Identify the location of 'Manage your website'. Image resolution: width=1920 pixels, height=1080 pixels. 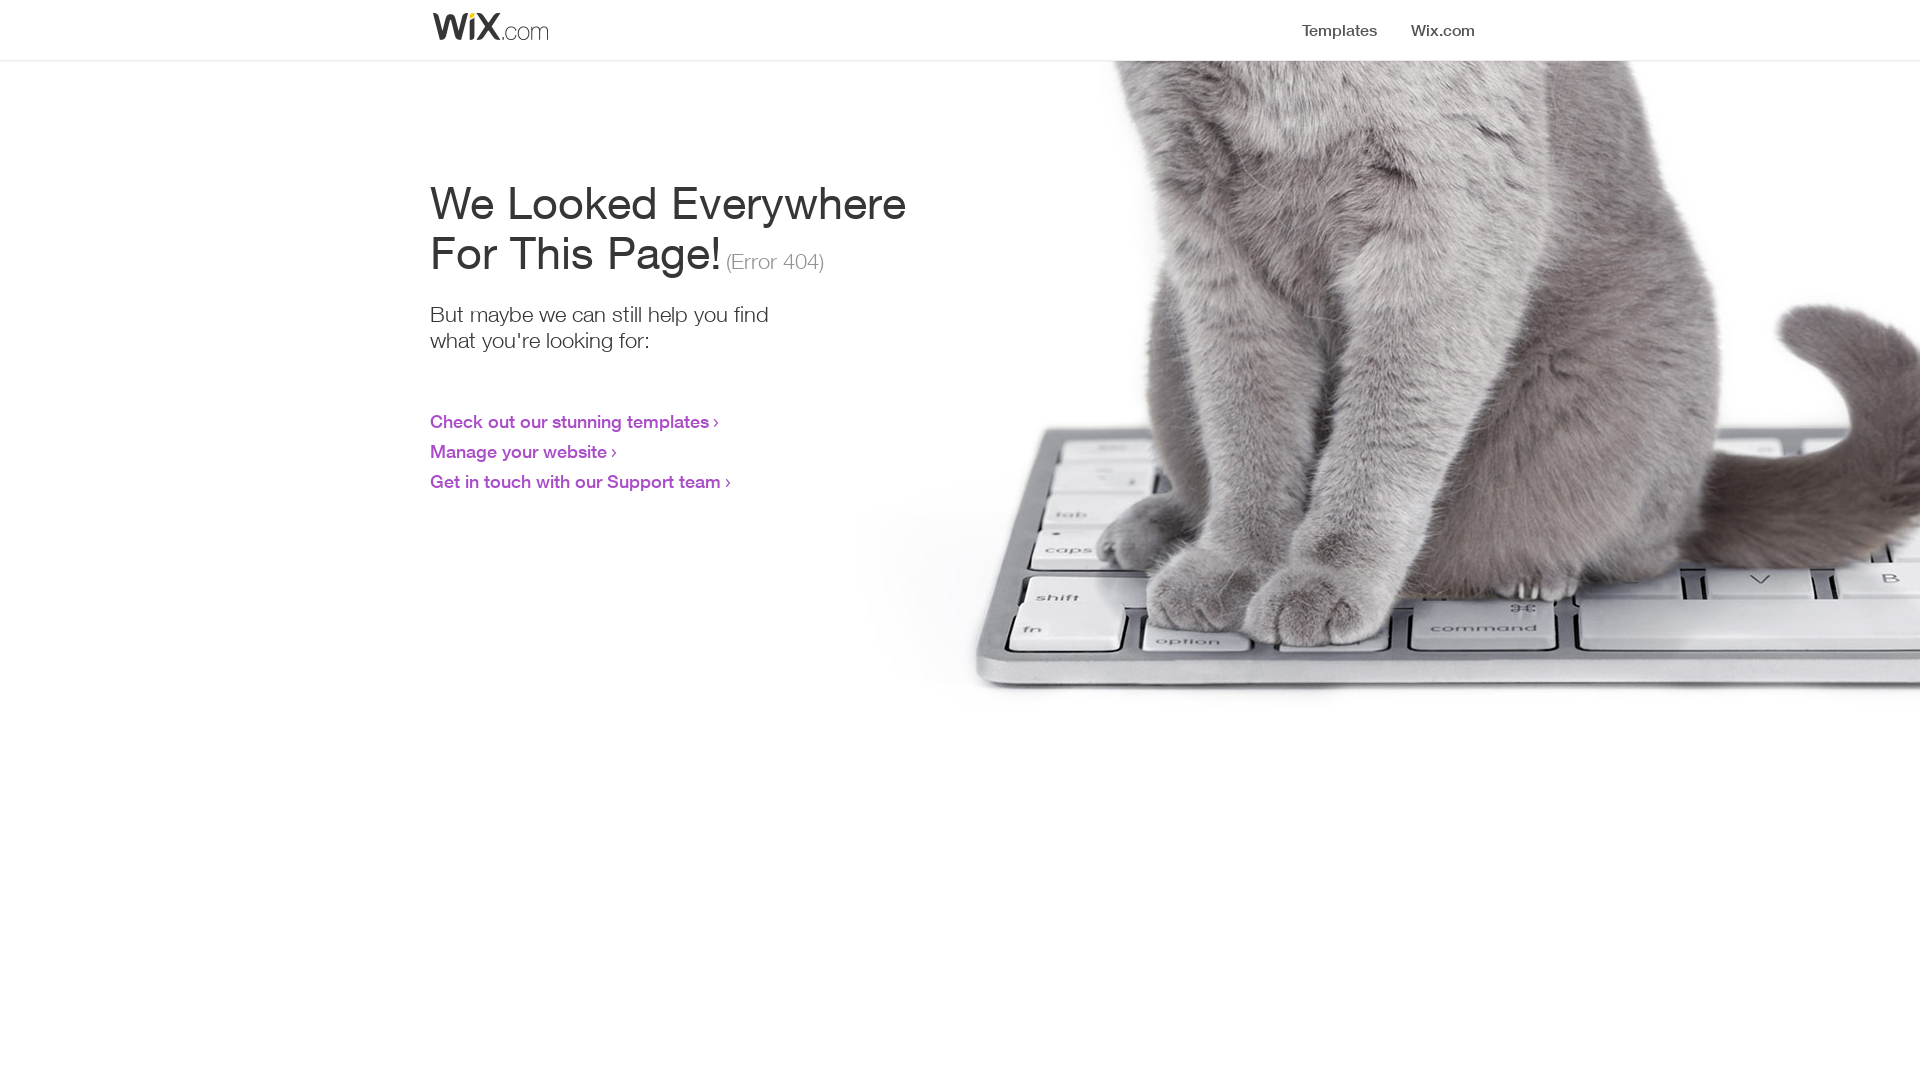
(518, 451).